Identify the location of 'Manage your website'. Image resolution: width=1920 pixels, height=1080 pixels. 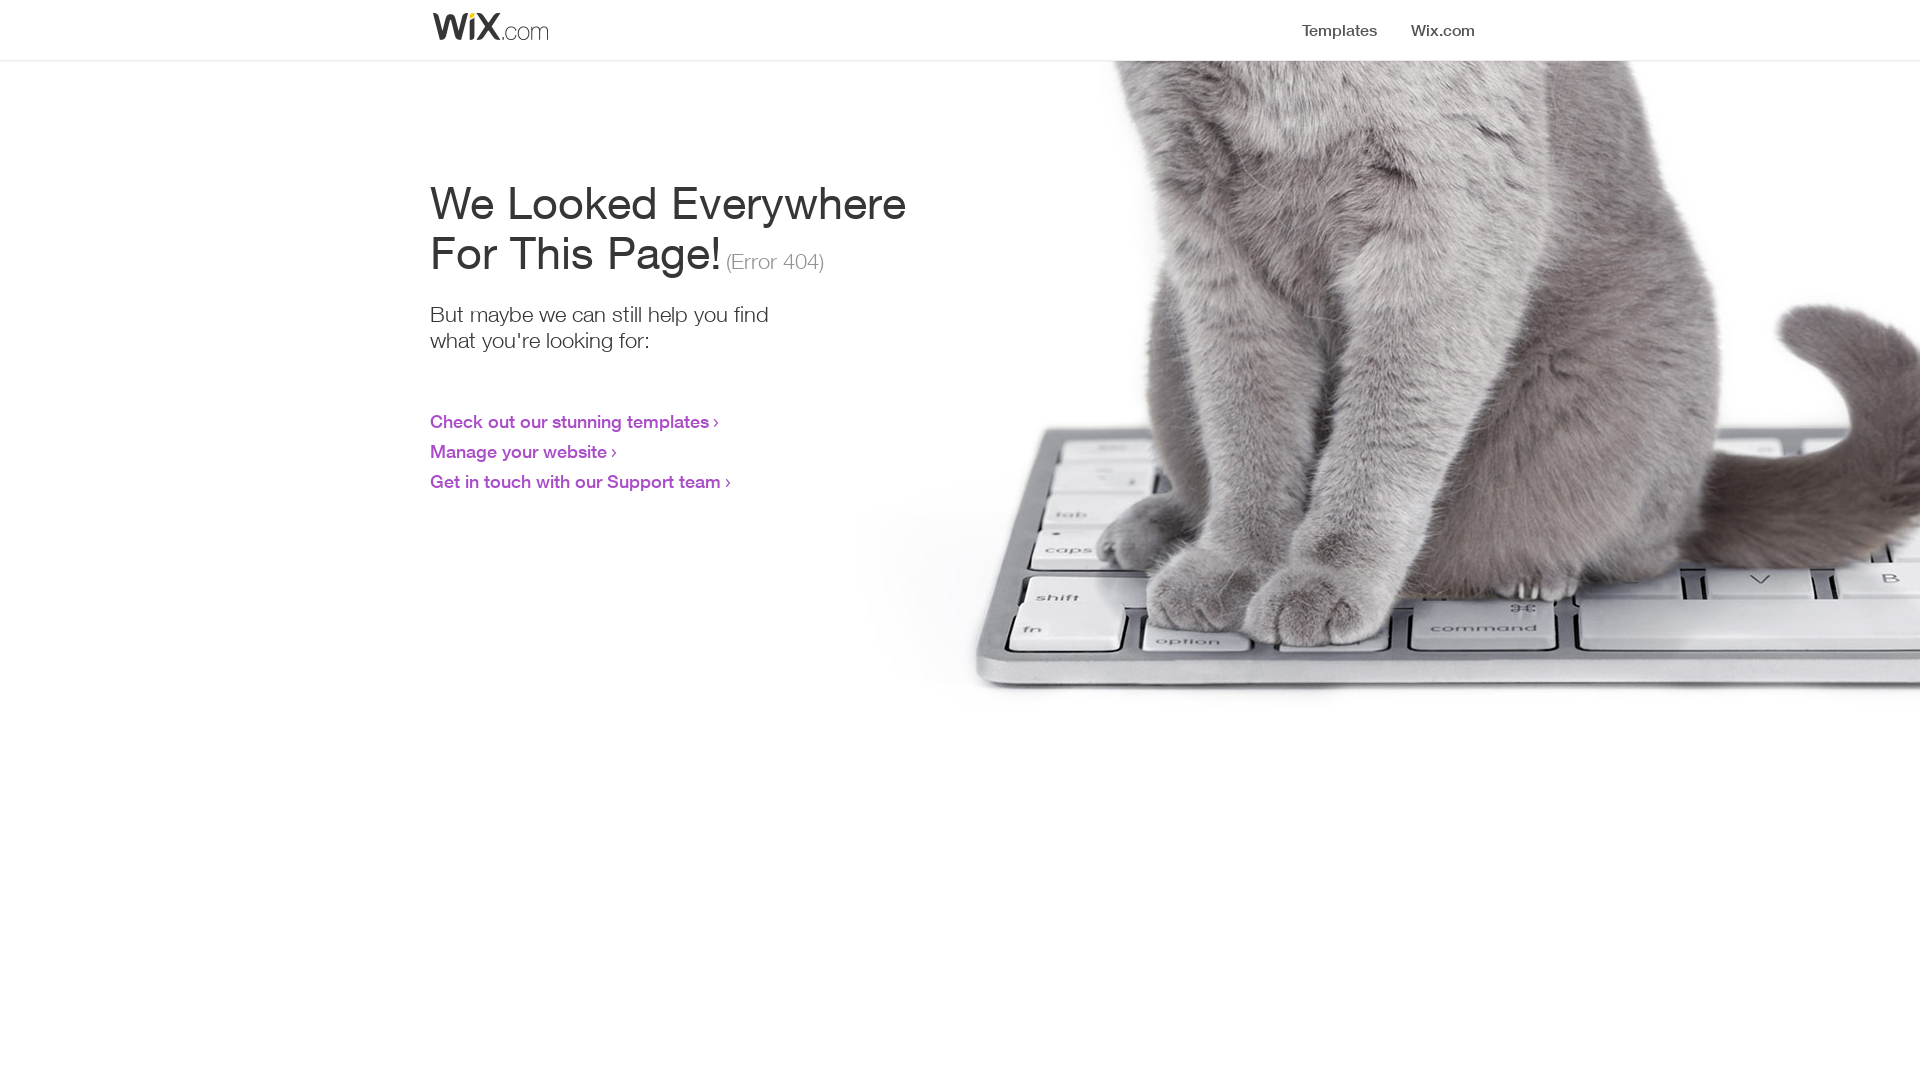
(518, 451).